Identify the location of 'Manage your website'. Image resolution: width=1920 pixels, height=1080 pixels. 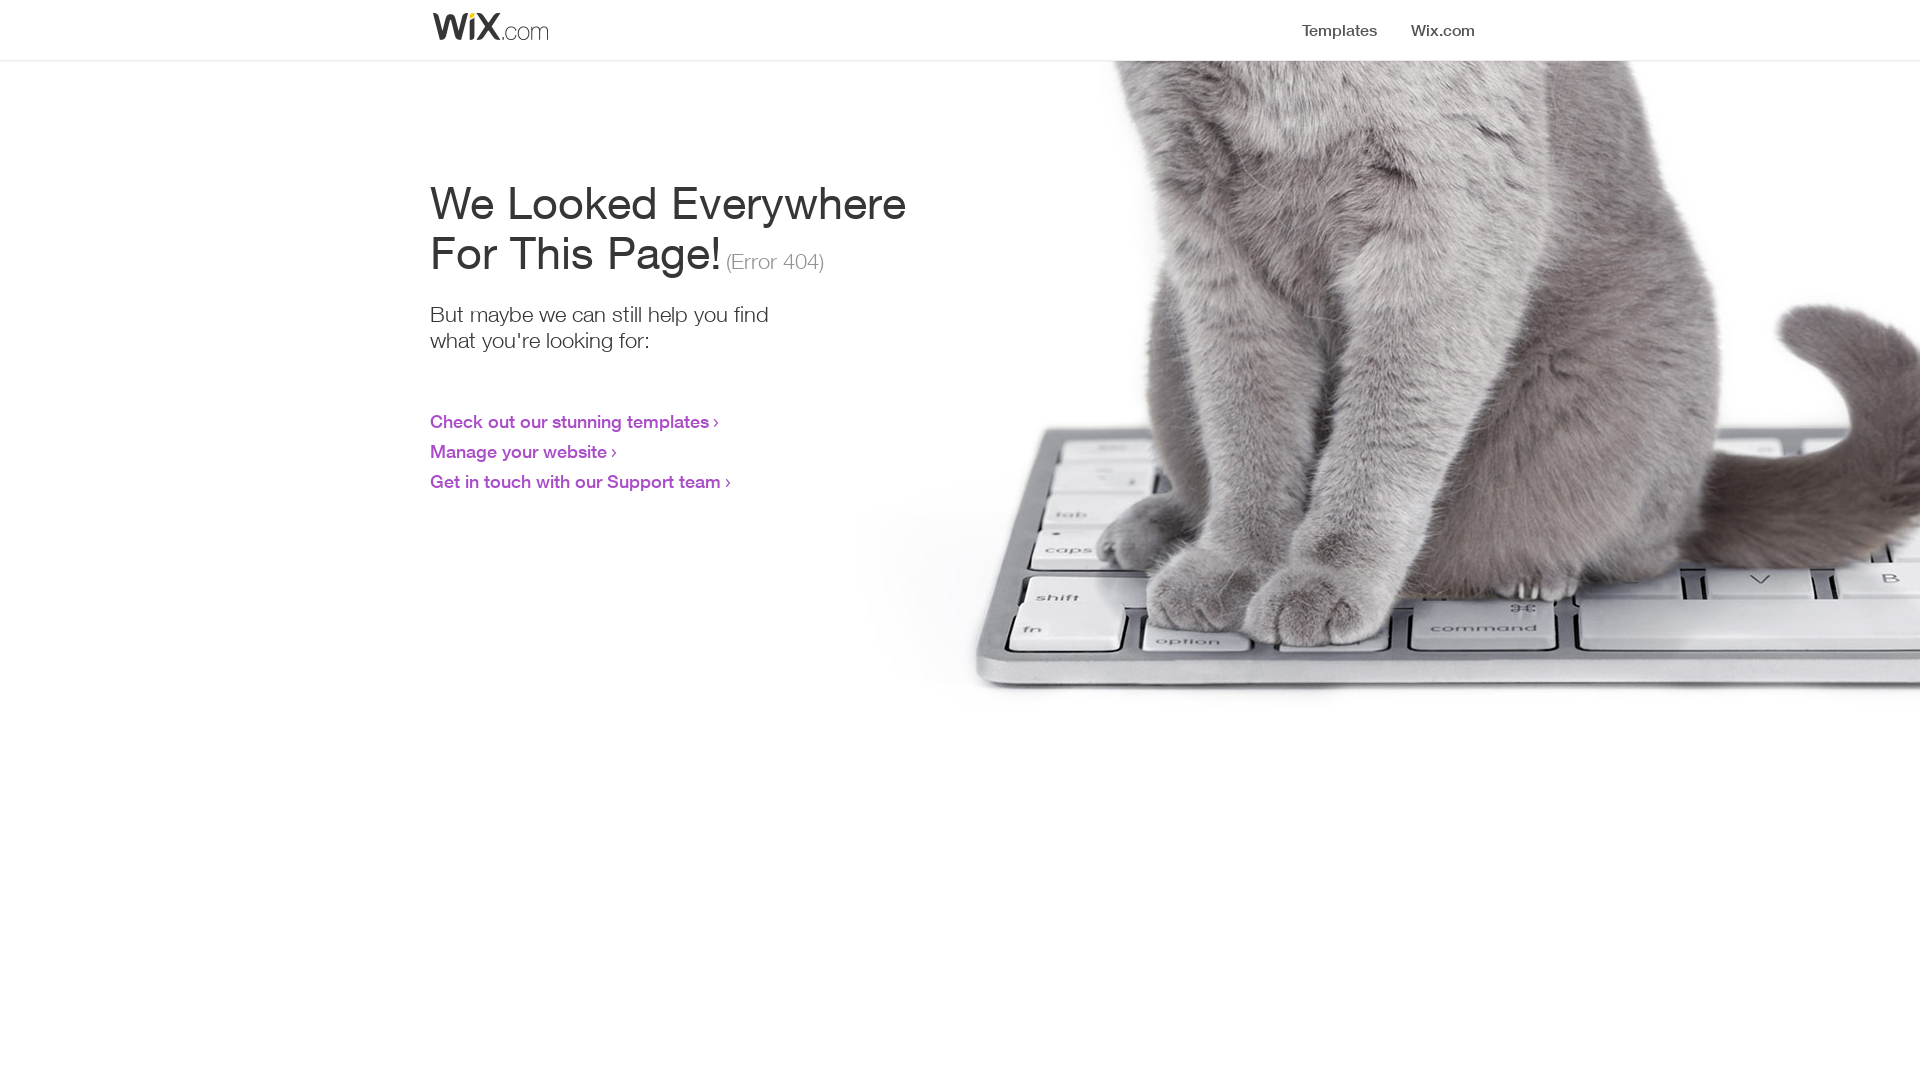
(518, 451).